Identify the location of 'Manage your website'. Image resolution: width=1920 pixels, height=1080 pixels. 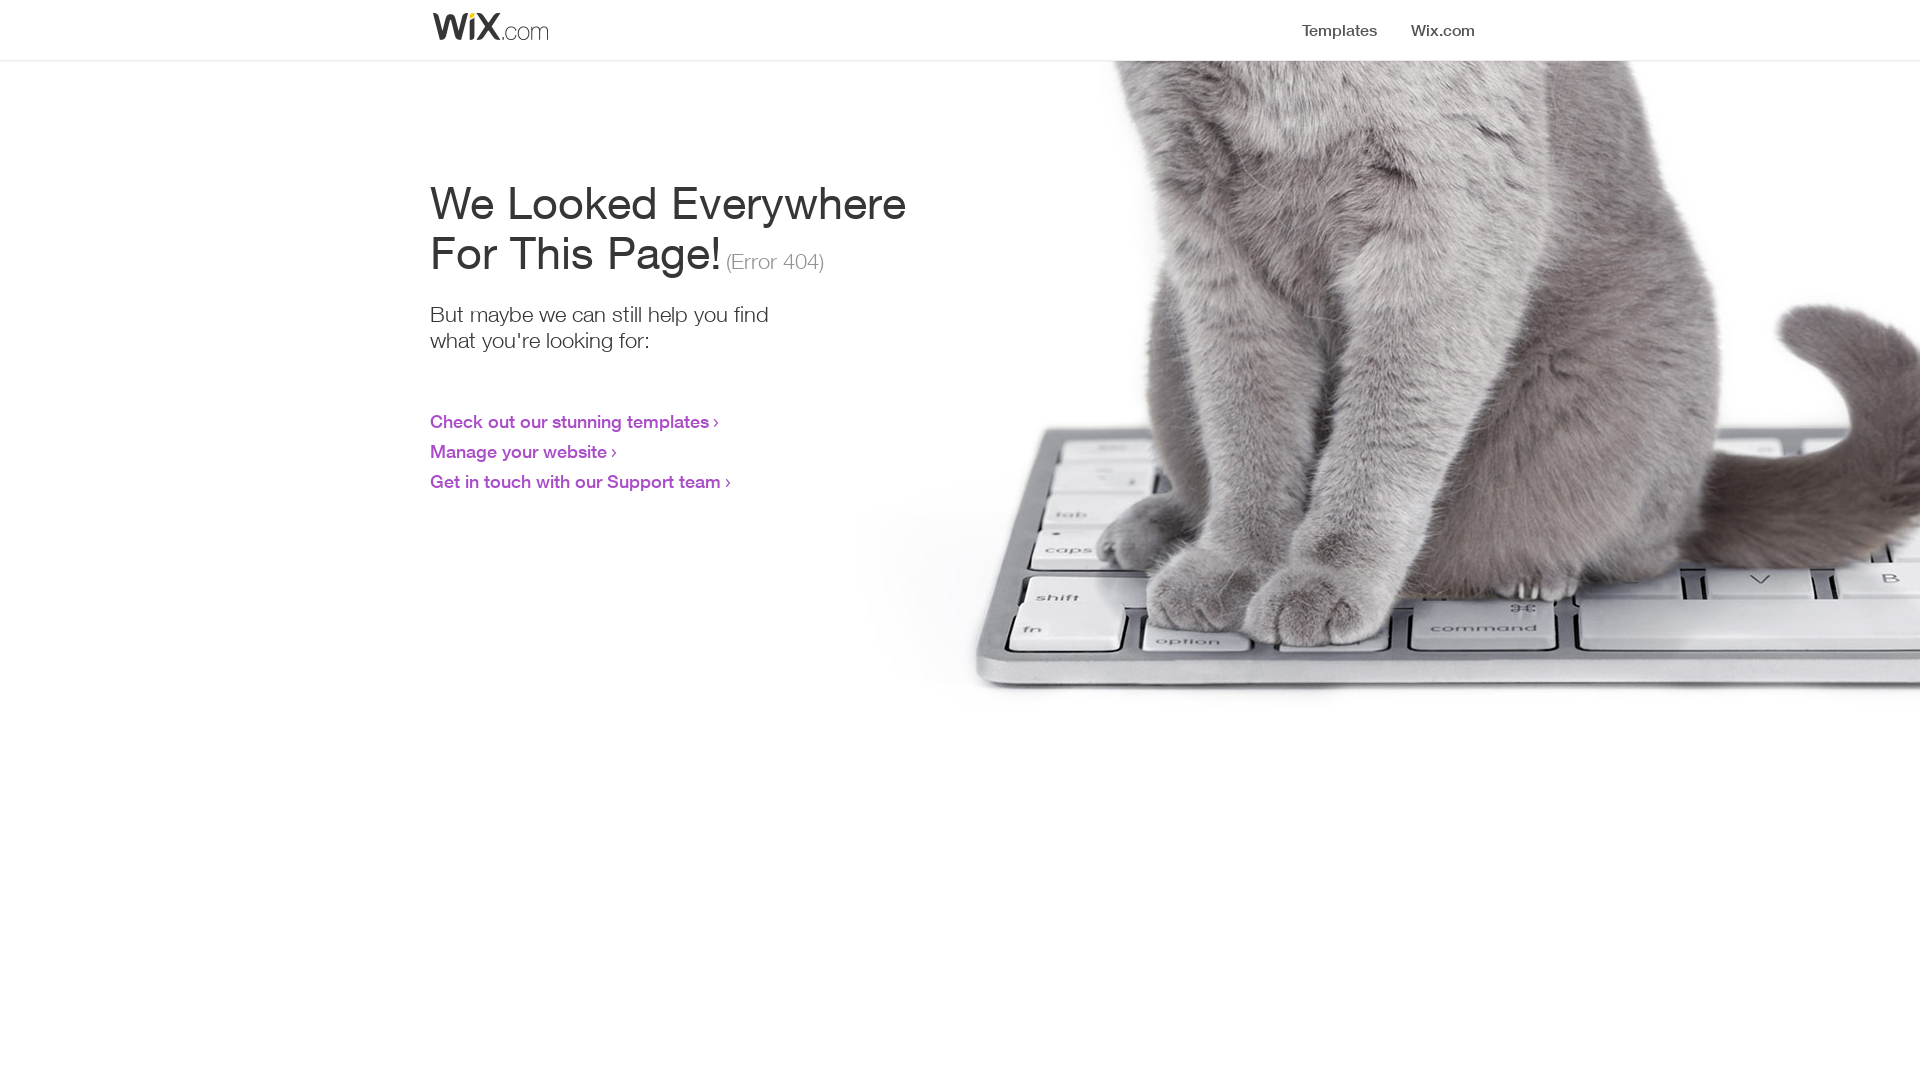
(518, 451).